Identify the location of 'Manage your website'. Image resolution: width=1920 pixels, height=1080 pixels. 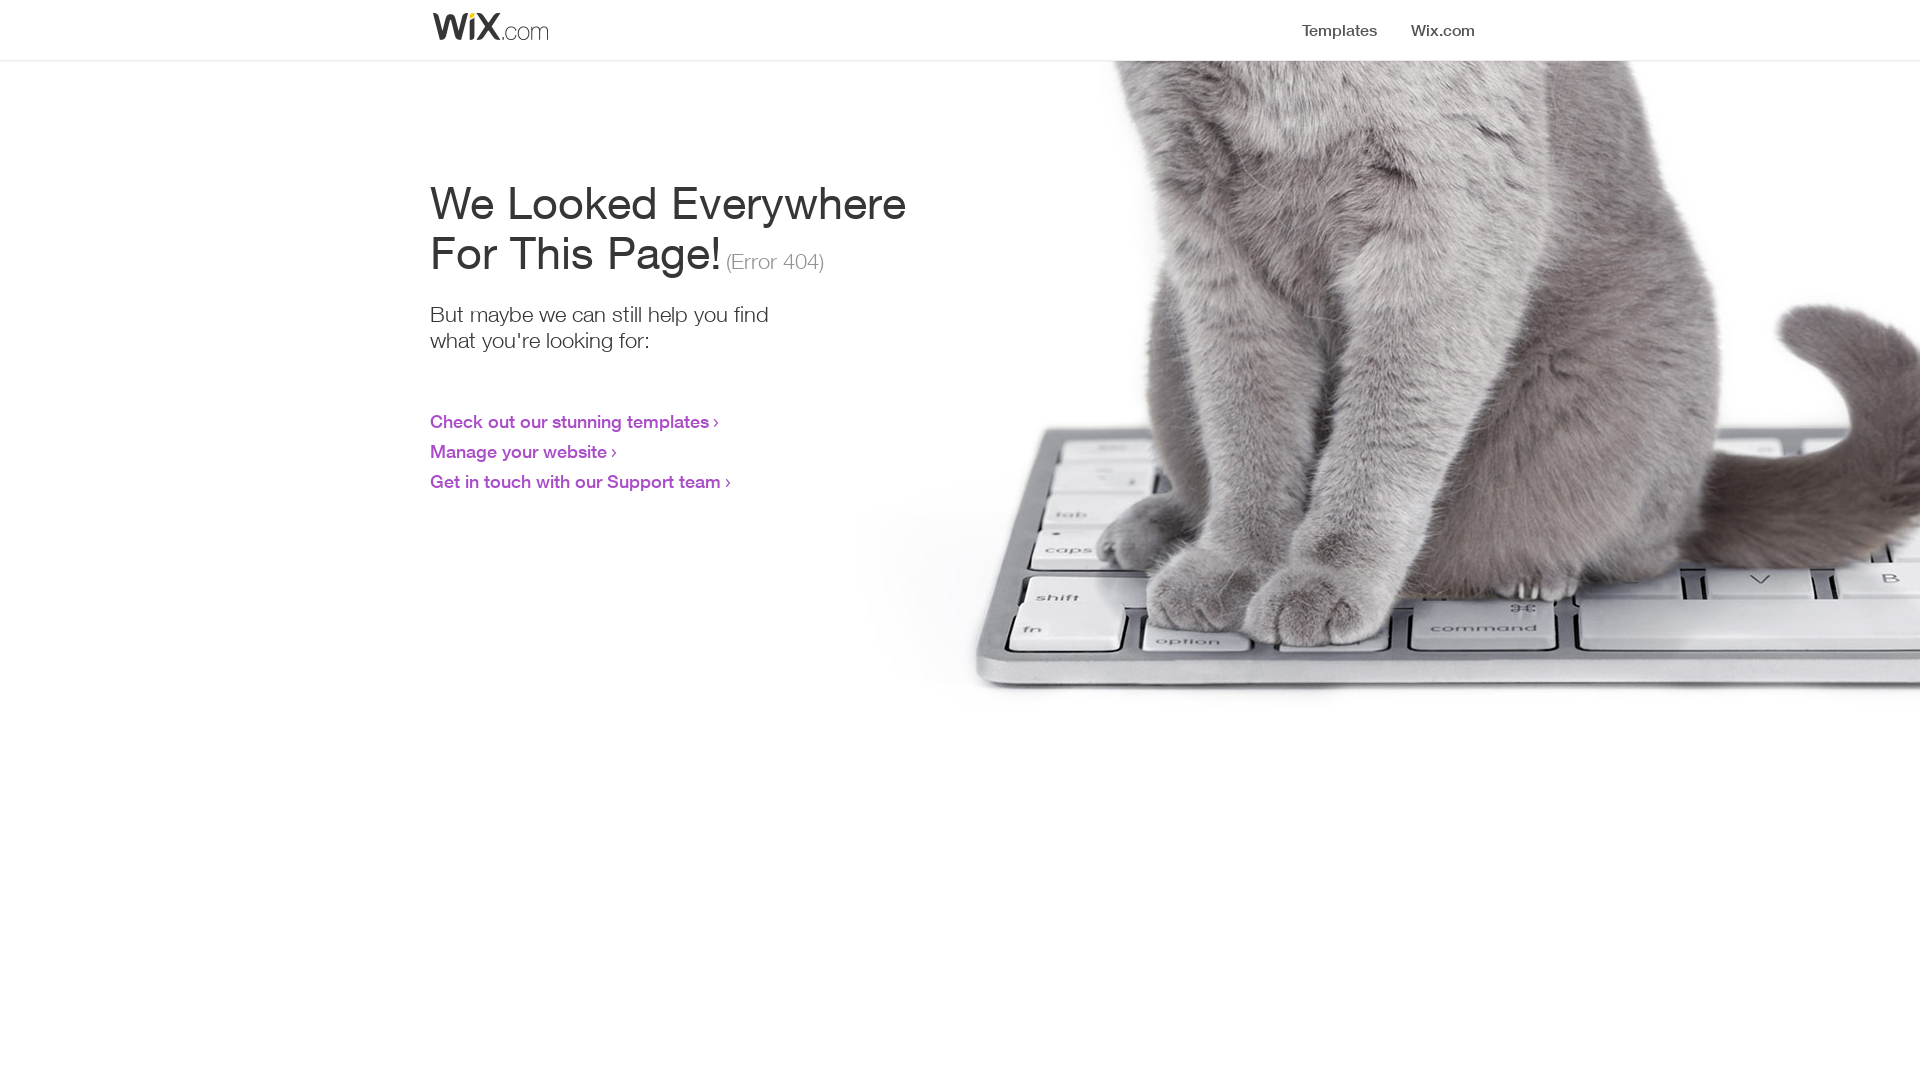
(518, 451).